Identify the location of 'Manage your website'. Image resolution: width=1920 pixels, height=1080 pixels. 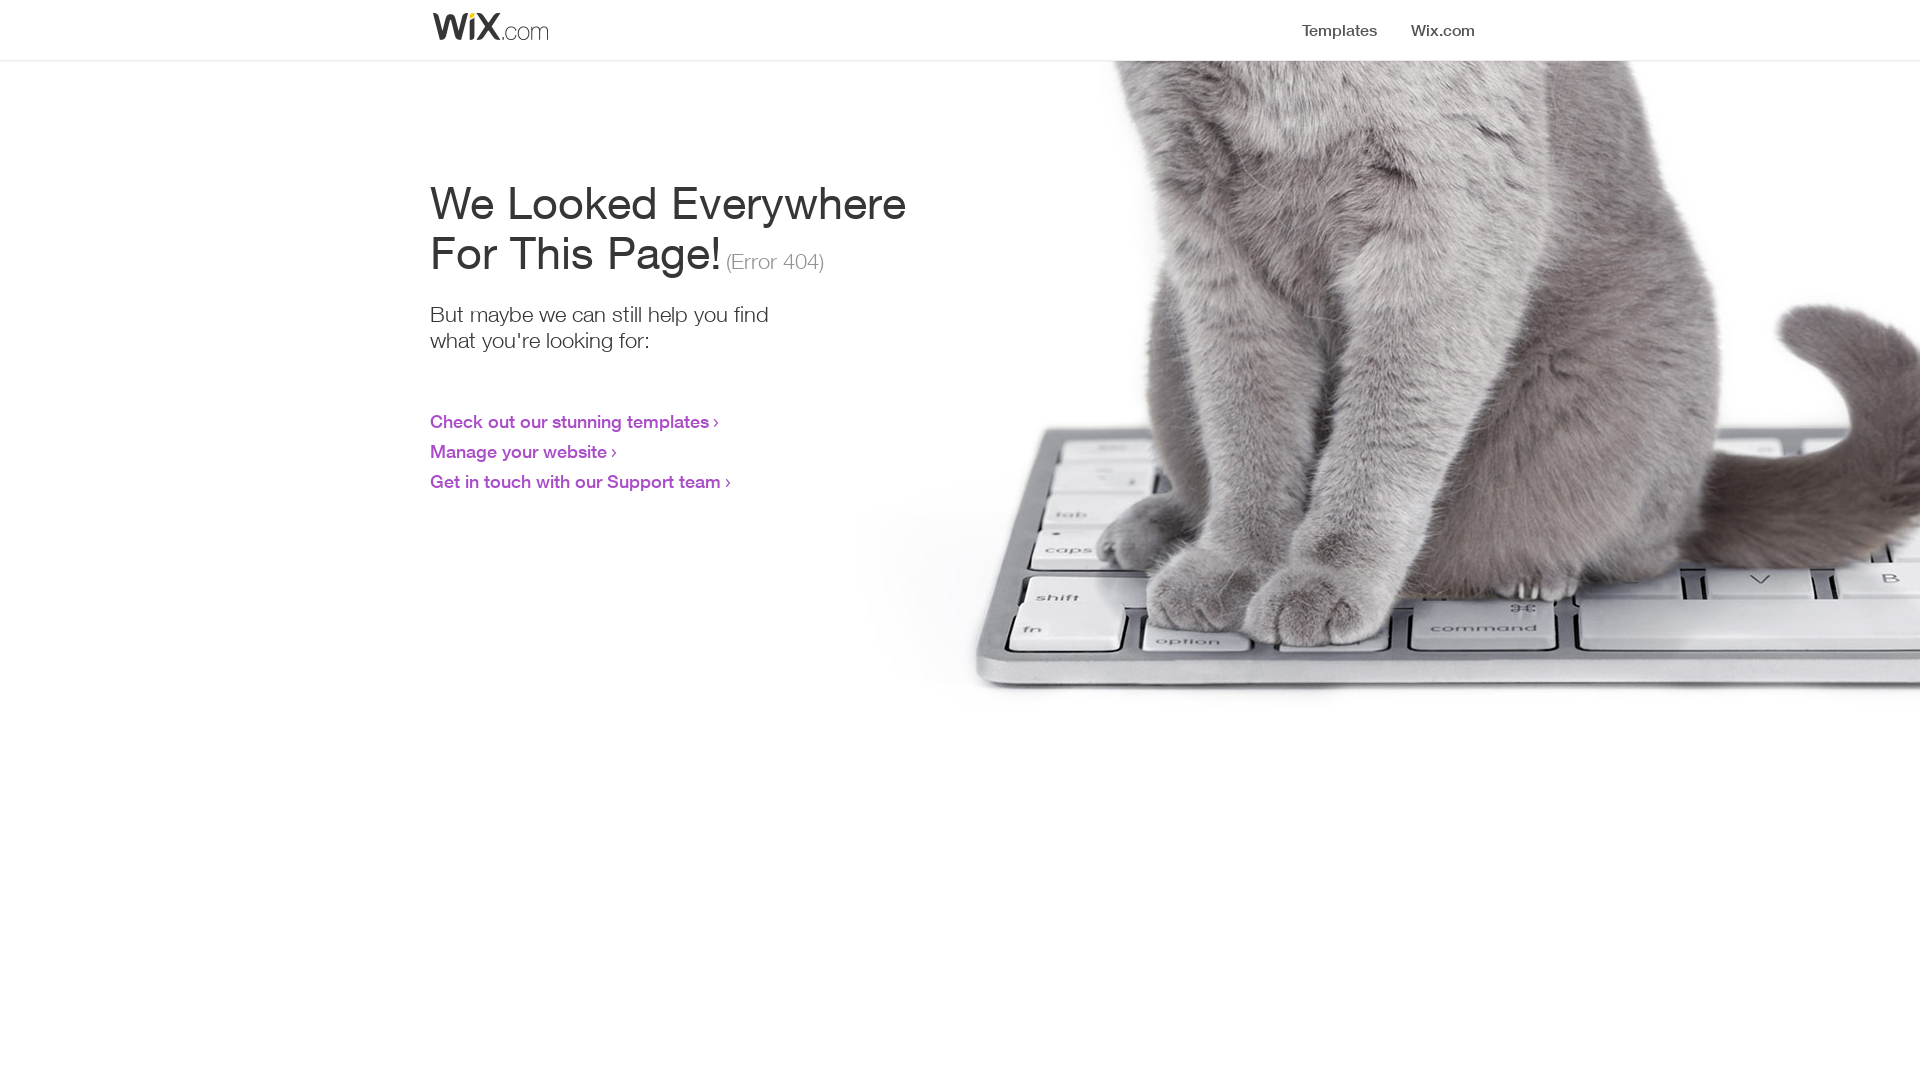
(518, 451).